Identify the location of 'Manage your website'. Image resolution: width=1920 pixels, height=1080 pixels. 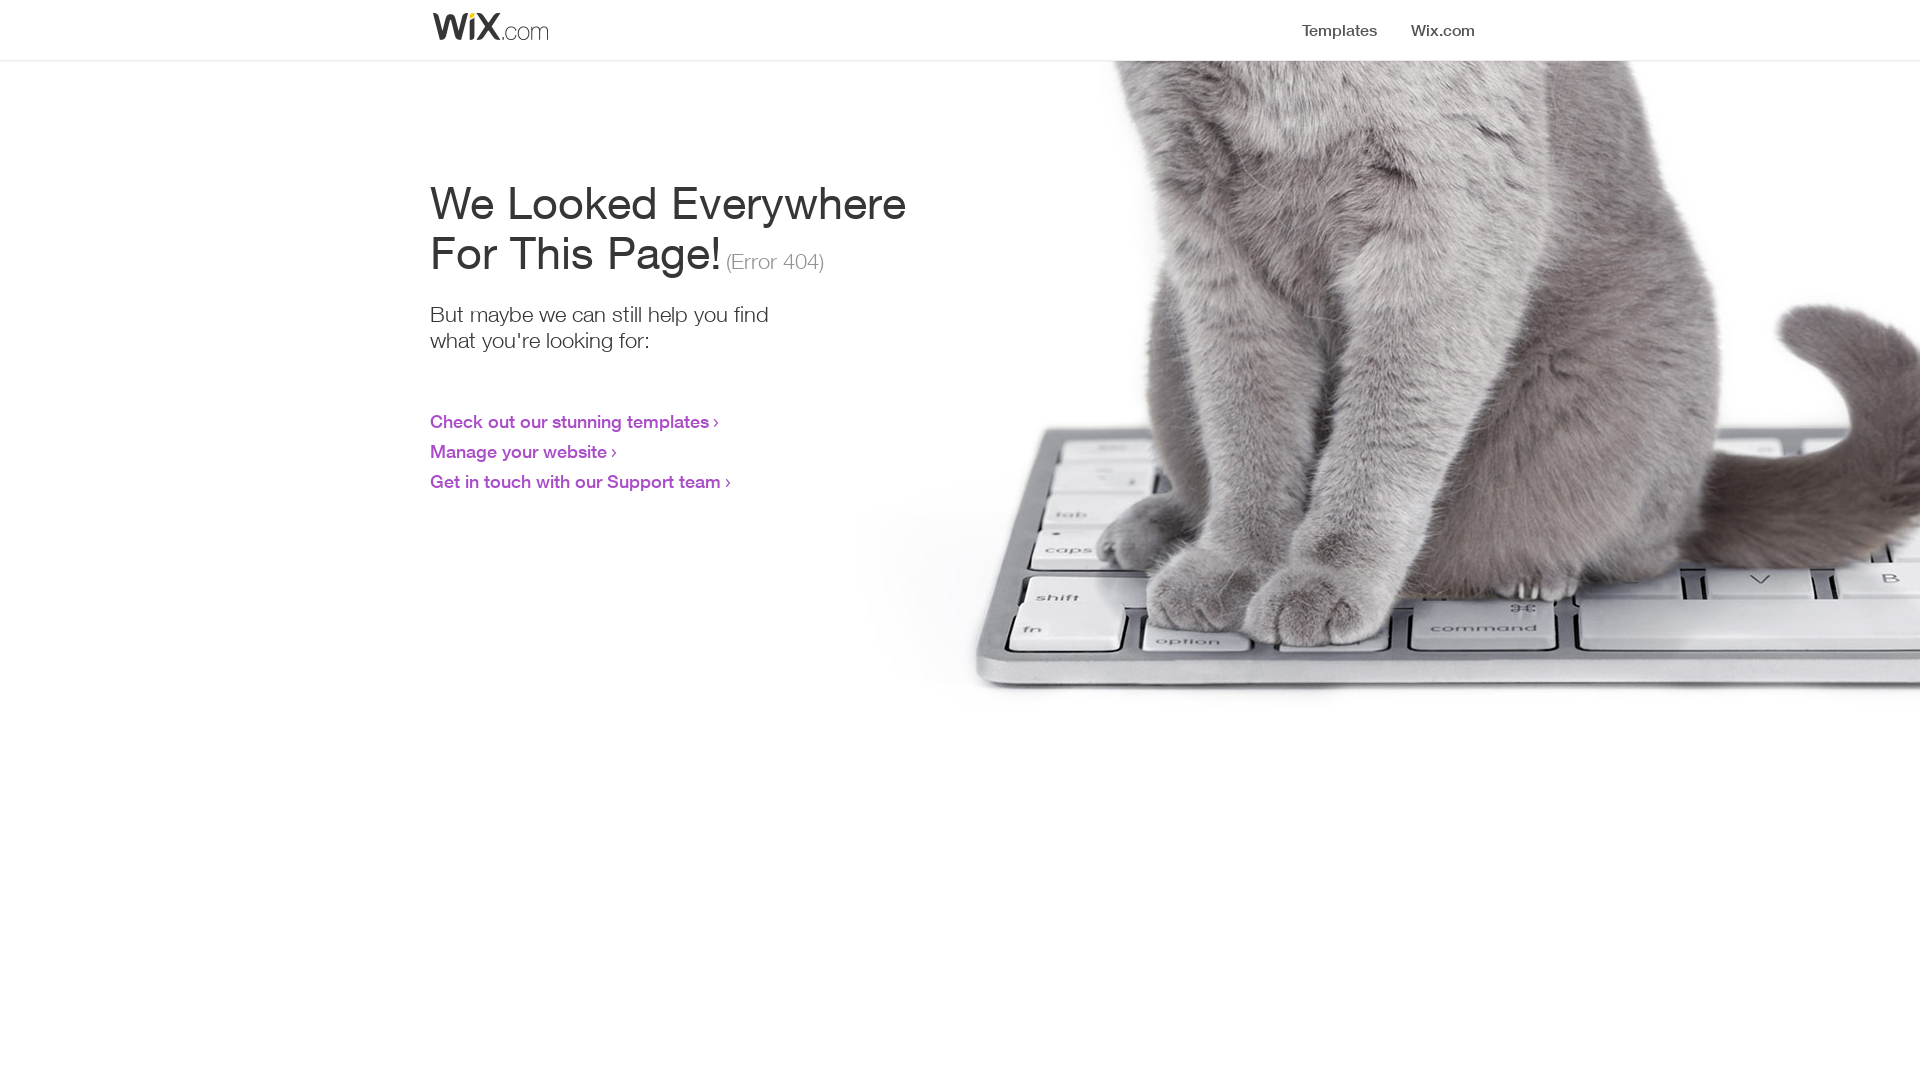
(518, 451).